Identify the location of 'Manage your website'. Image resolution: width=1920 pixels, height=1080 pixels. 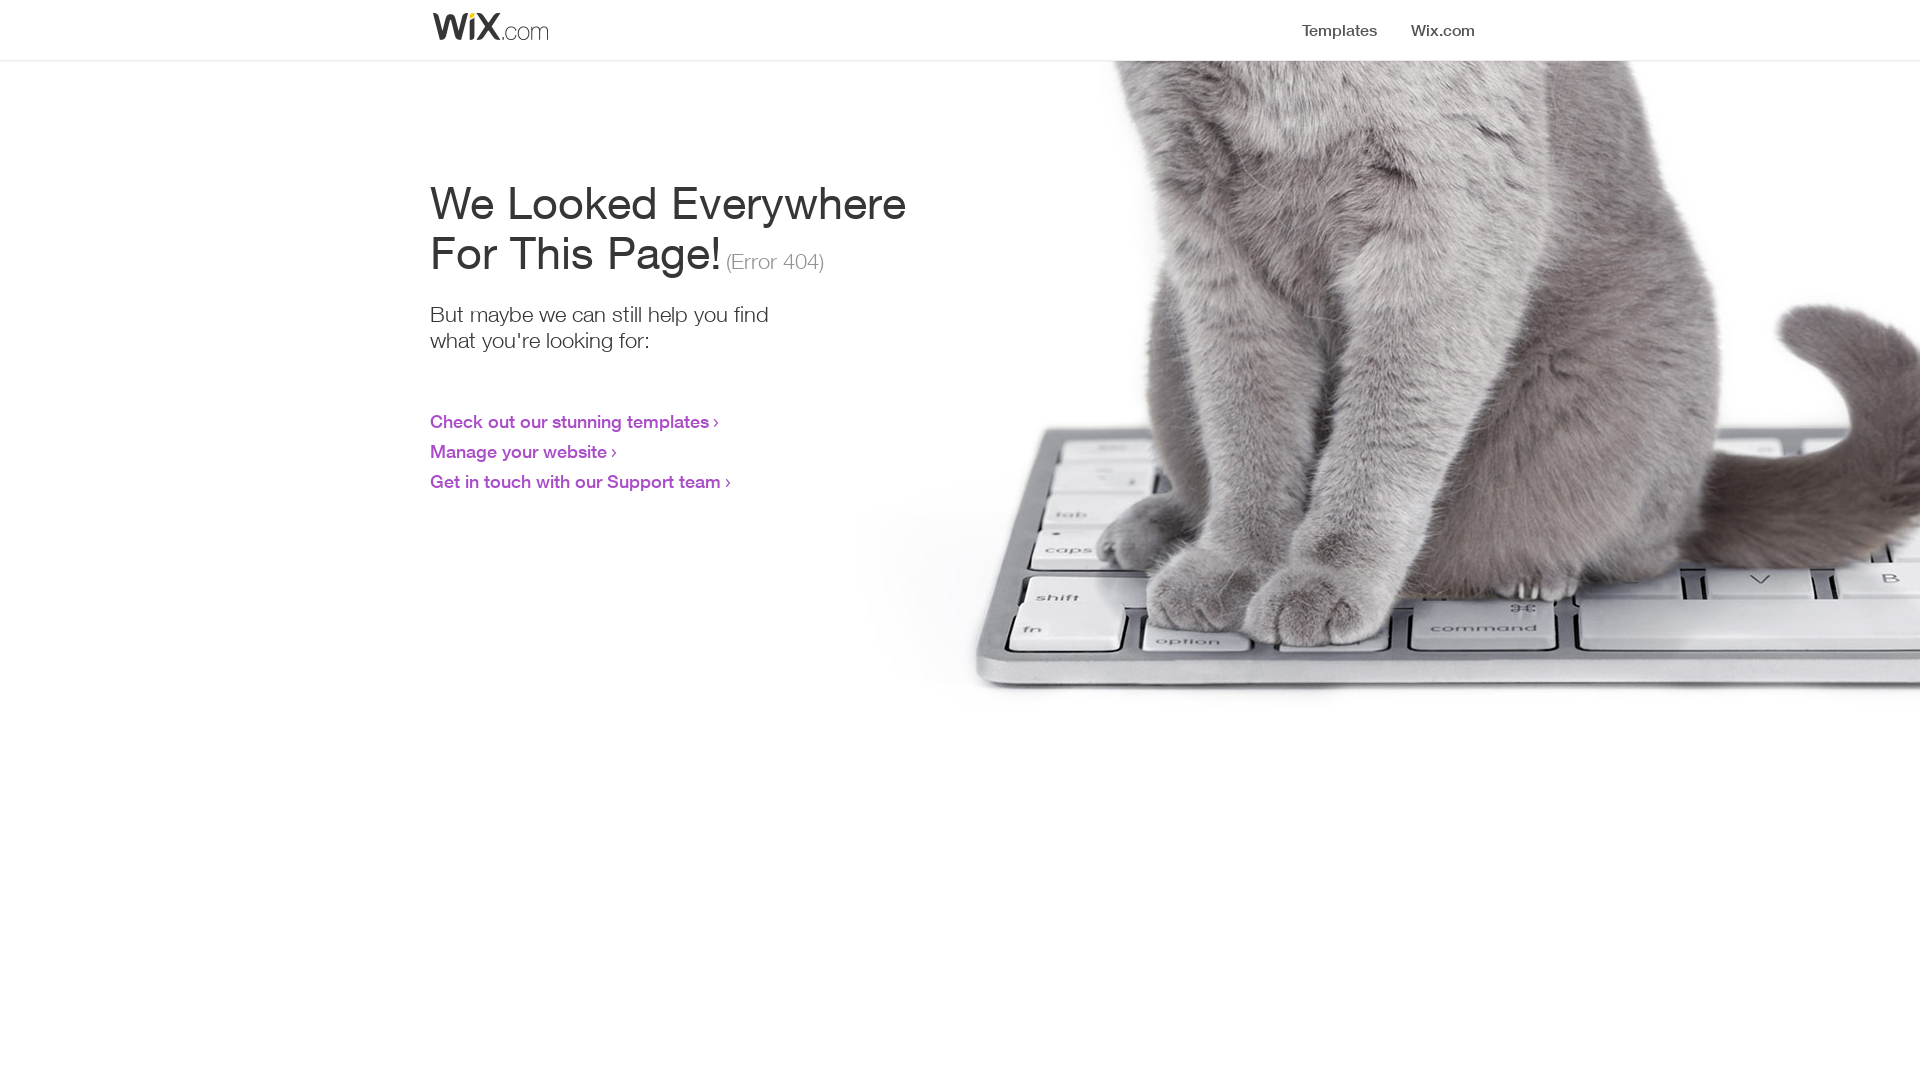
(518, 451).